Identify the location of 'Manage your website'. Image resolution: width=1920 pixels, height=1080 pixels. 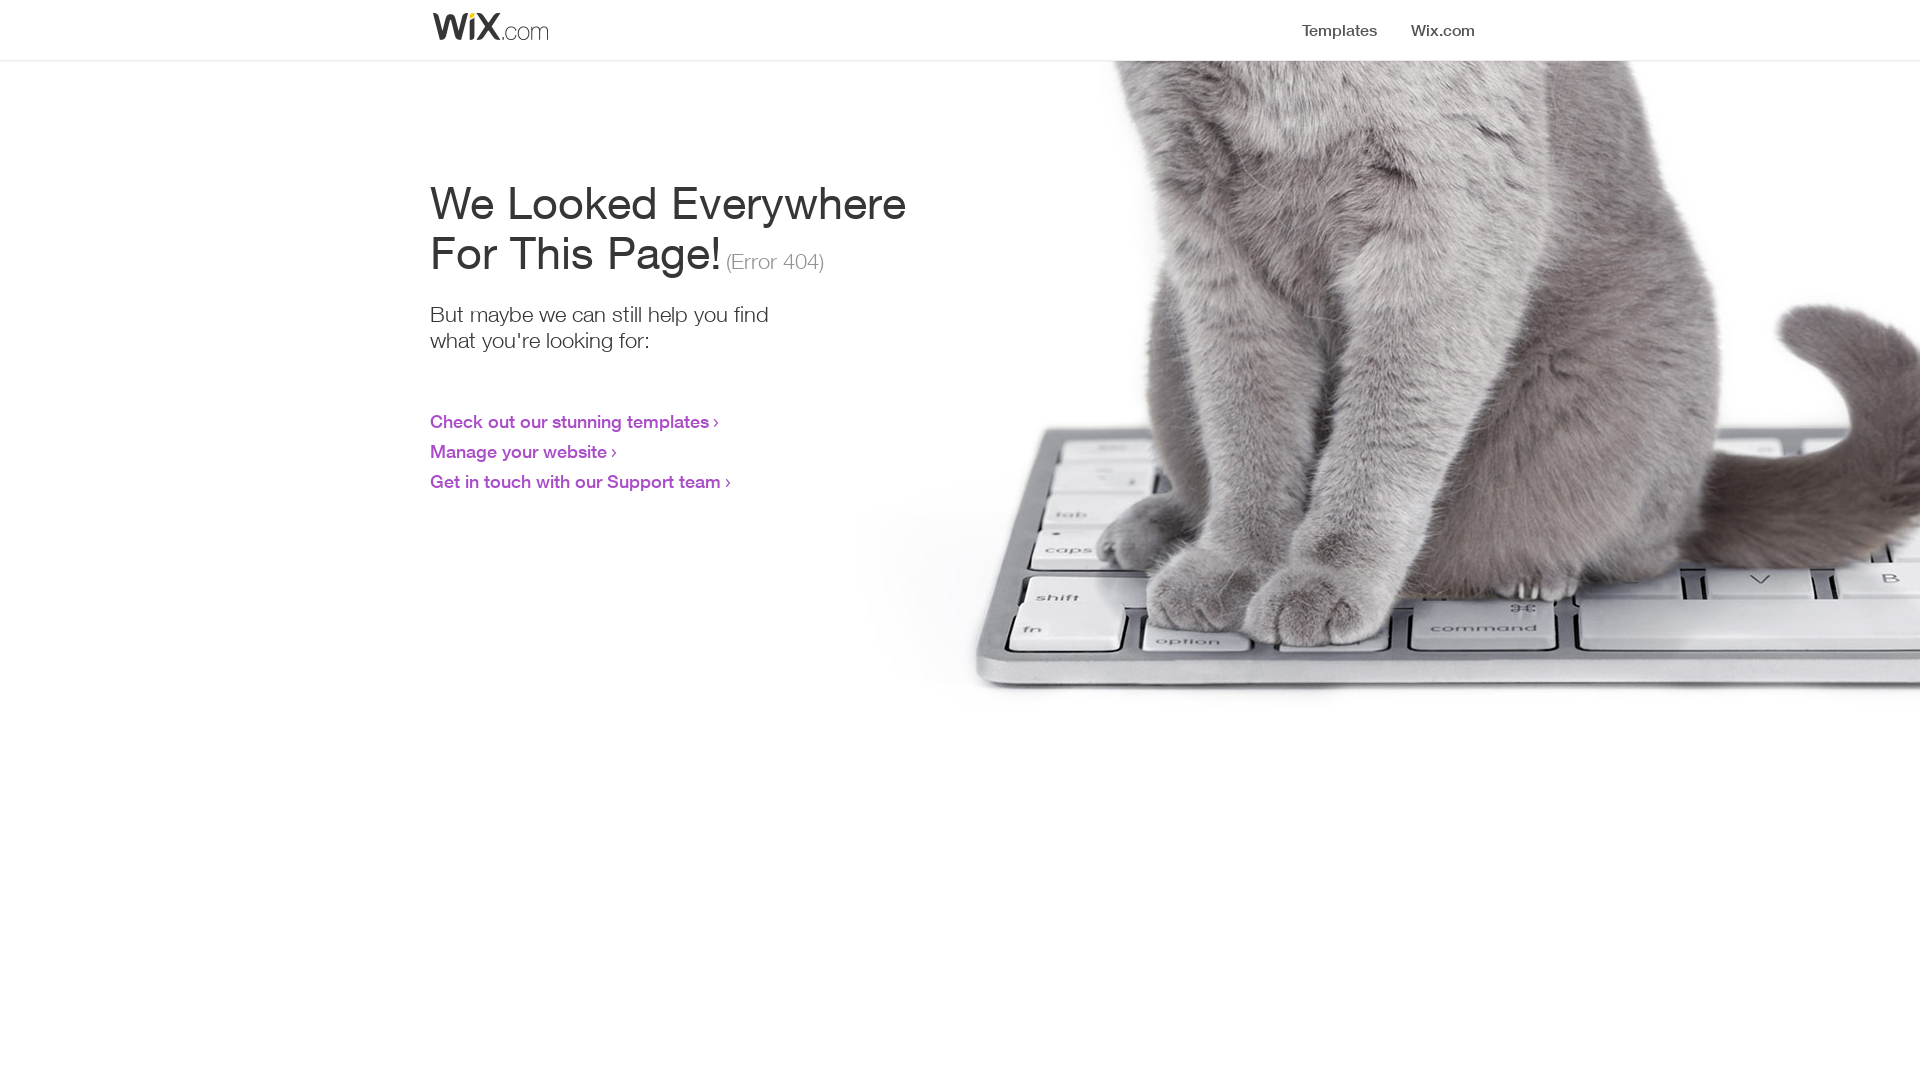
(518, 451).